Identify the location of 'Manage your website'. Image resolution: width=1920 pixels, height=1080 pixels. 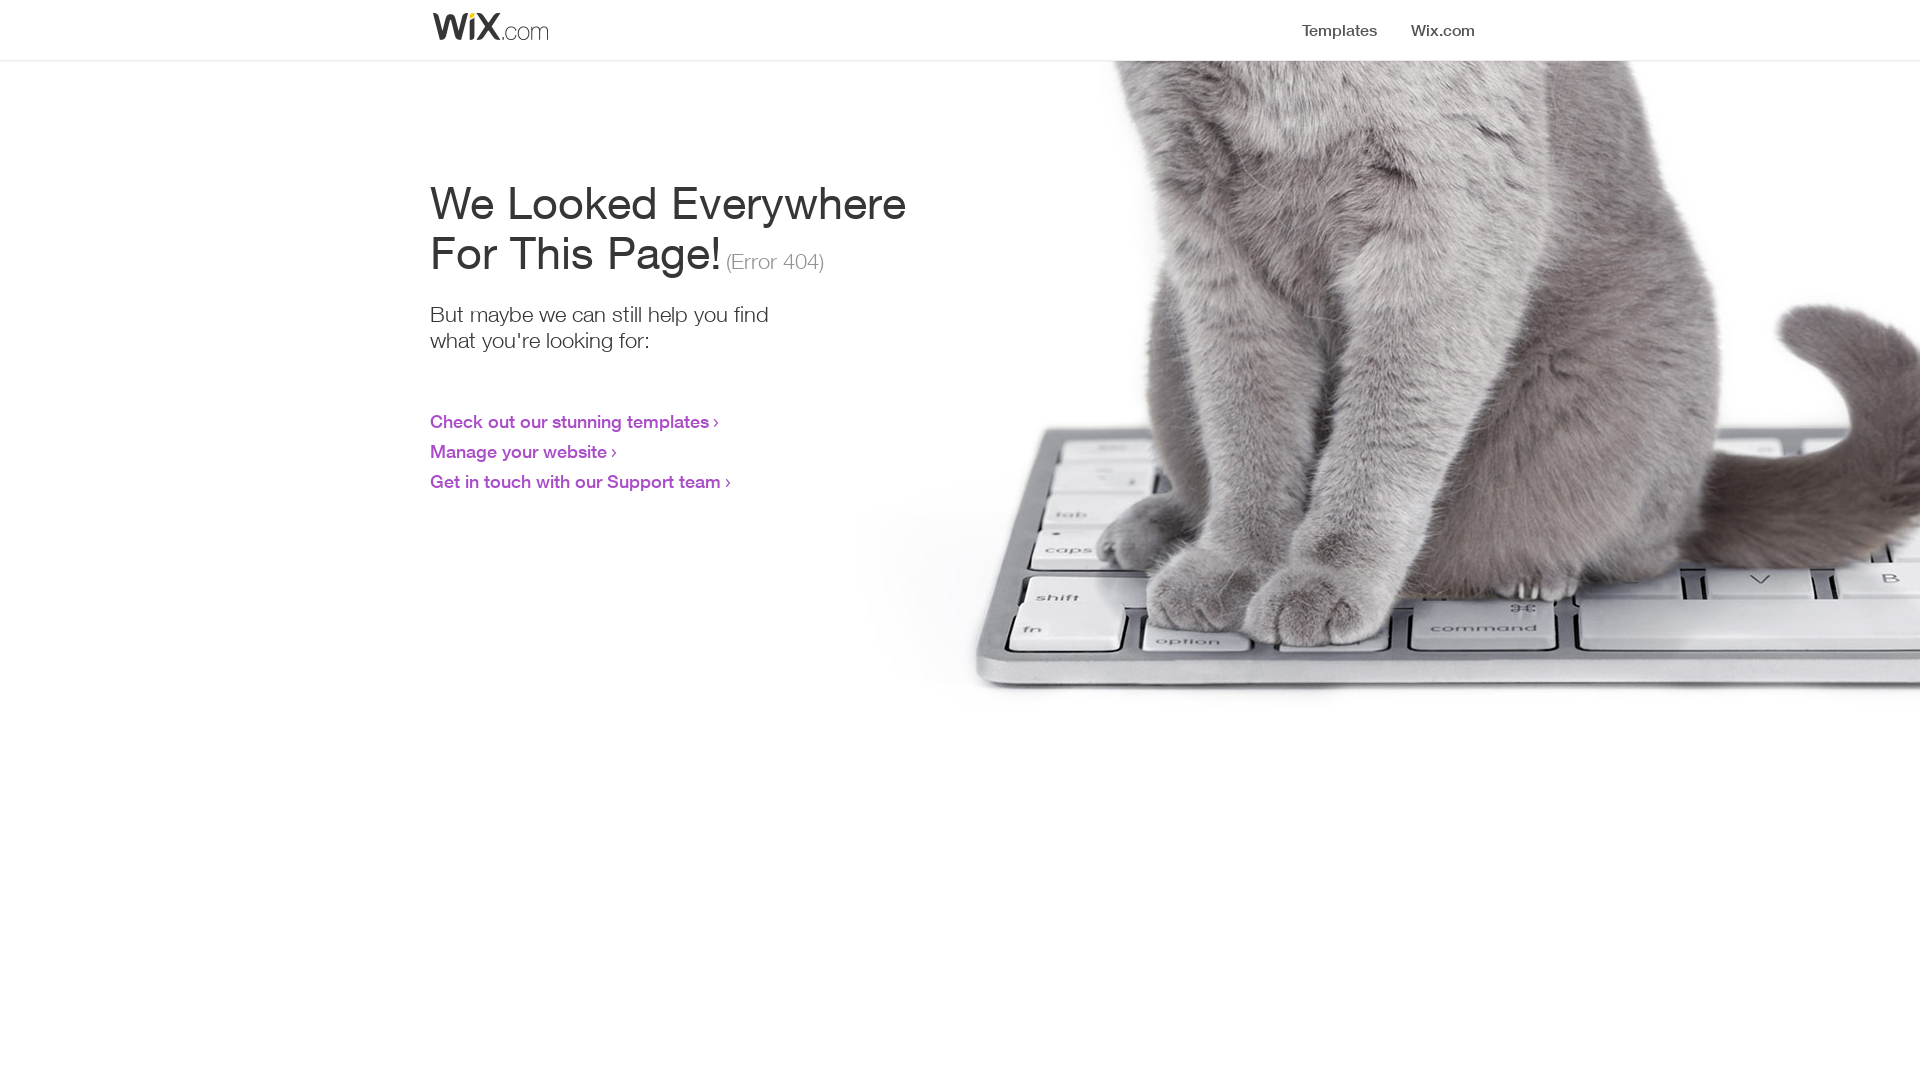
(518, 451).